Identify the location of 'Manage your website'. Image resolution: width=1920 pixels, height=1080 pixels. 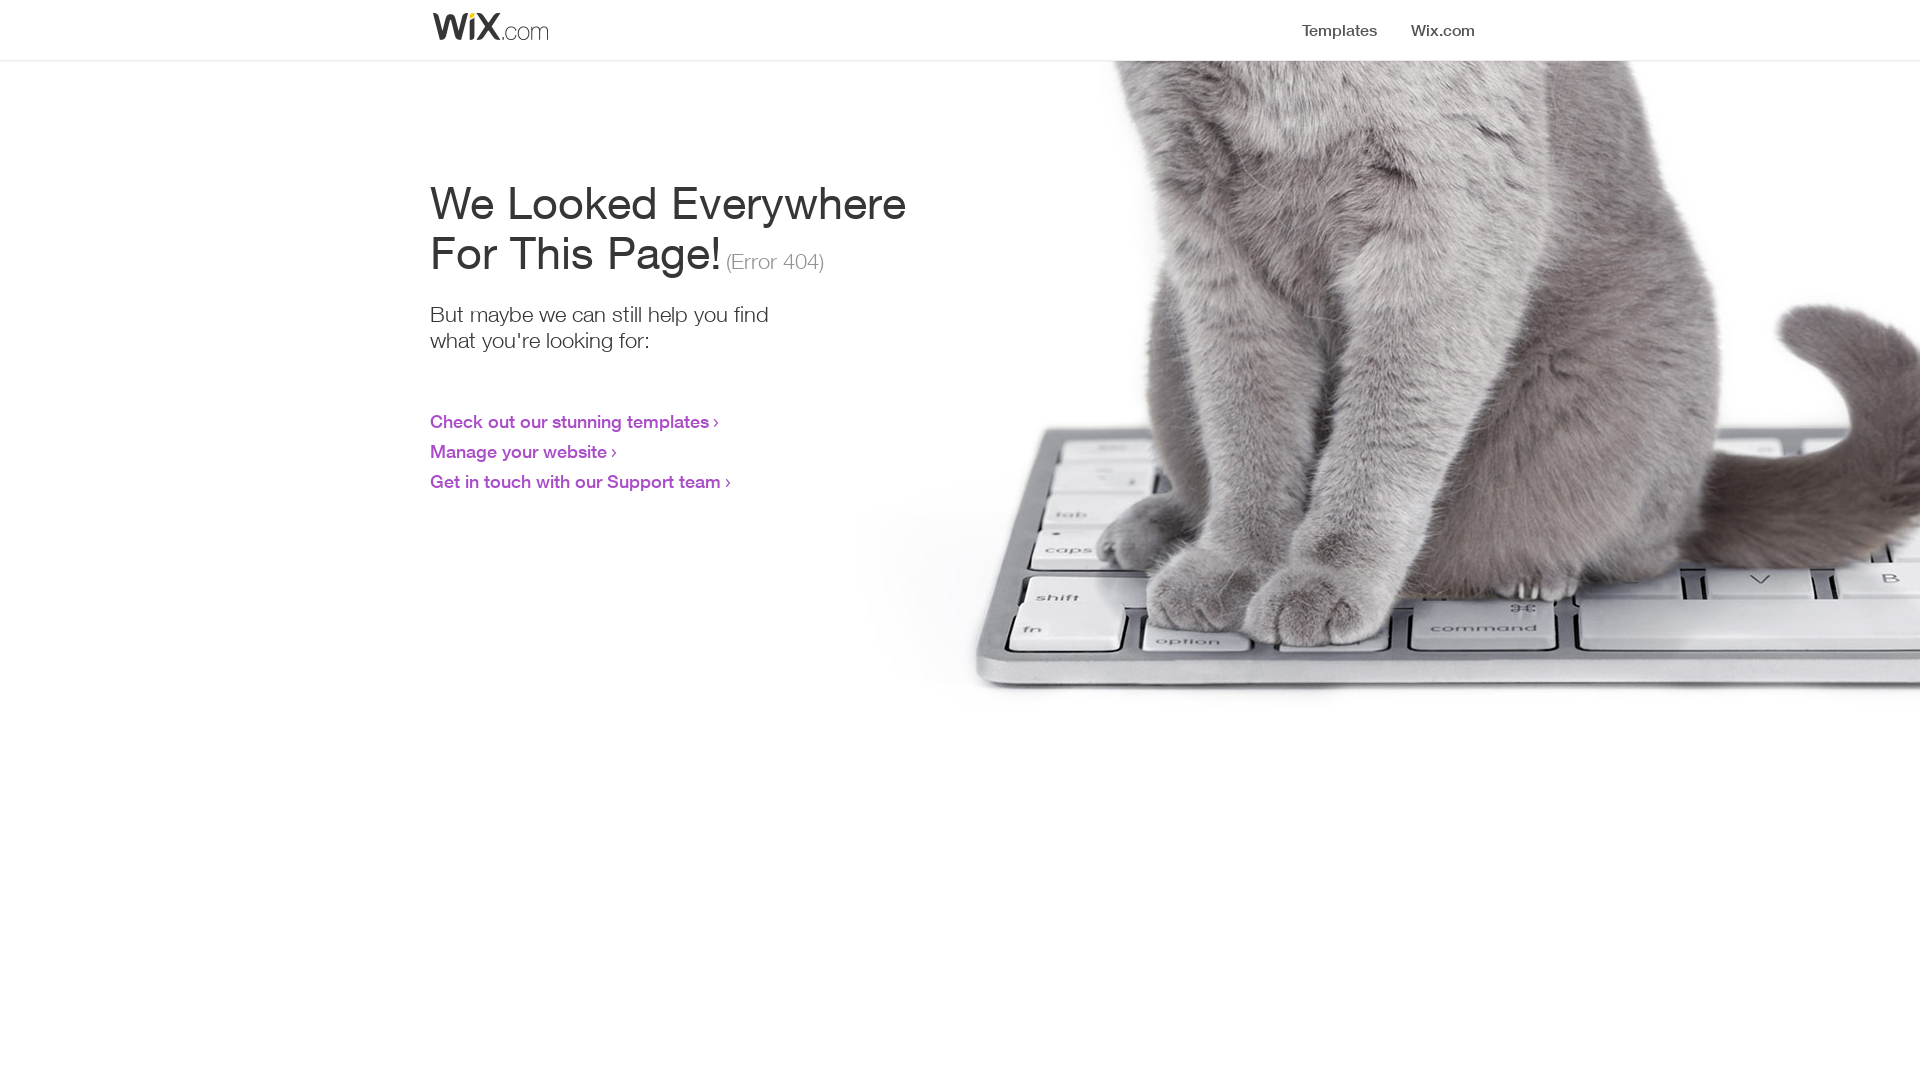
(518, 451).